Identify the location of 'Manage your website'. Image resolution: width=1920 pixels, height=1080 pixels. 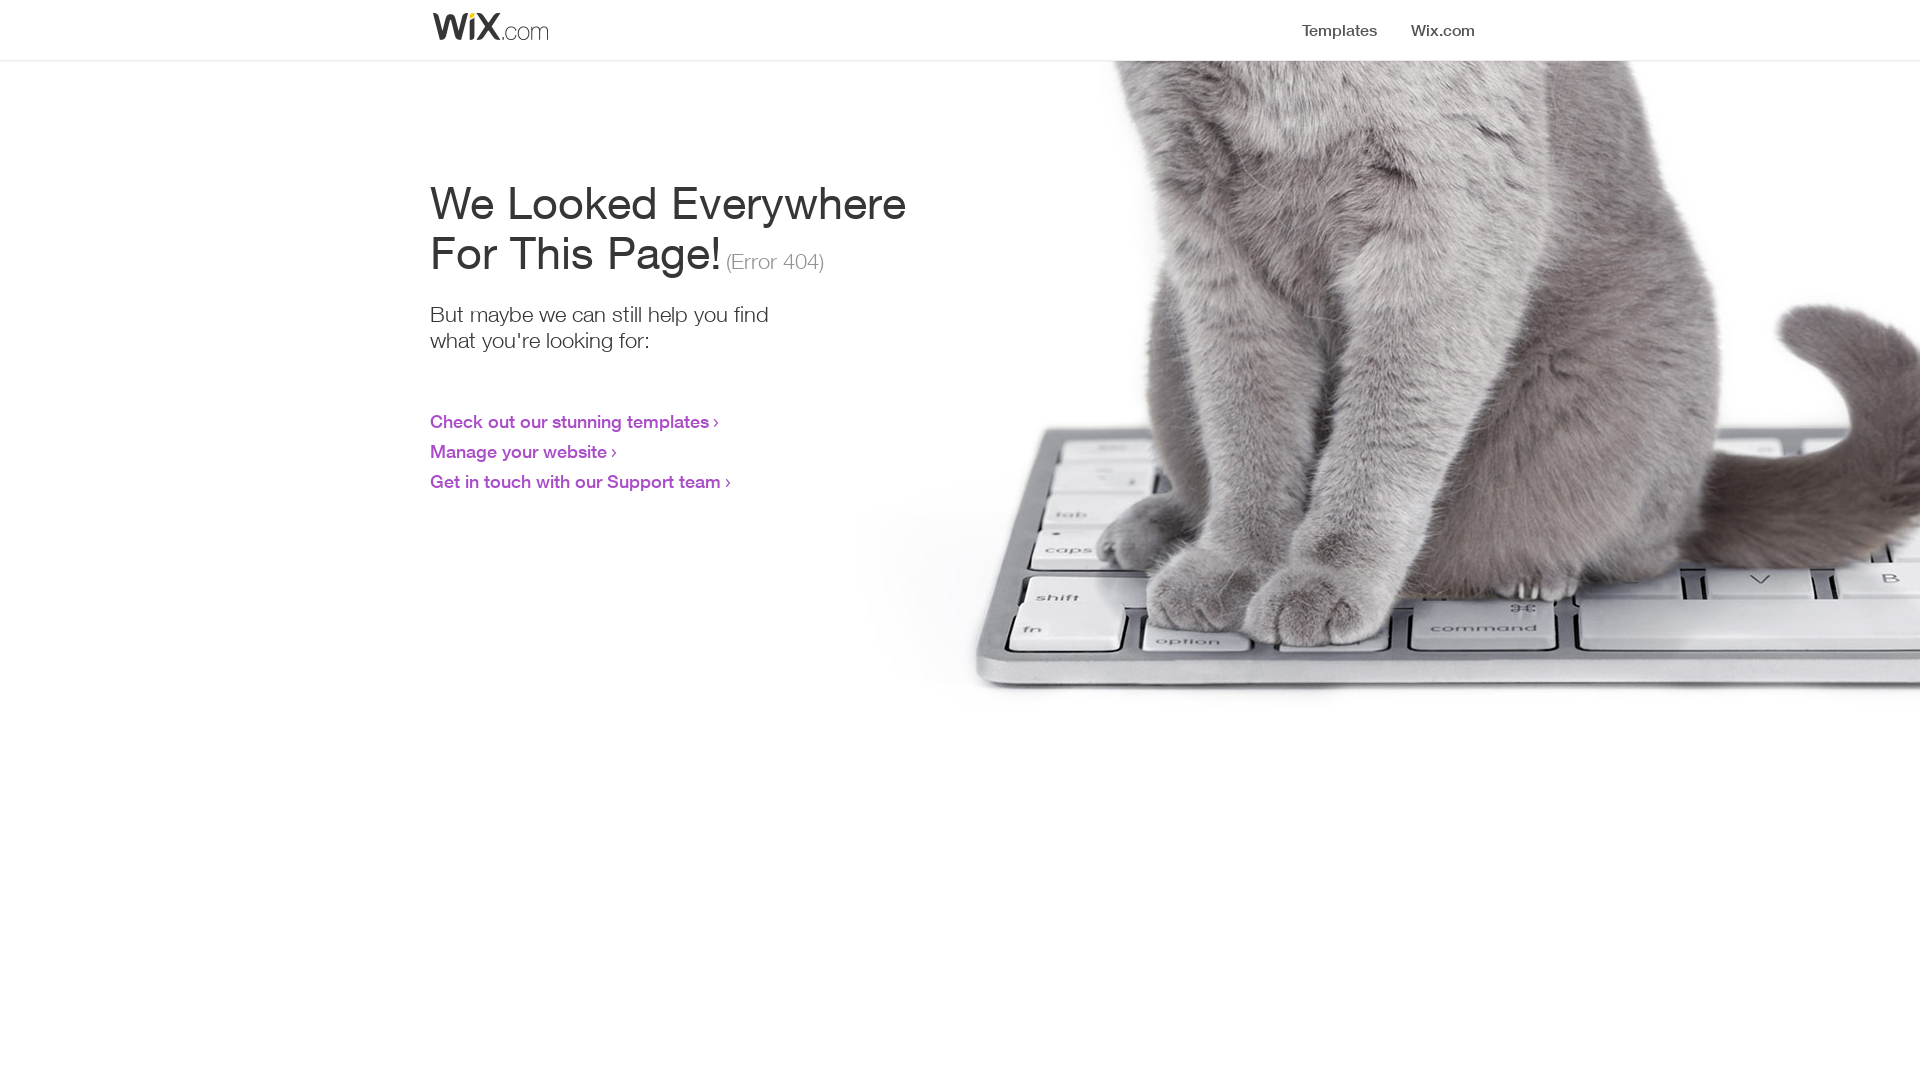
(518, 451).